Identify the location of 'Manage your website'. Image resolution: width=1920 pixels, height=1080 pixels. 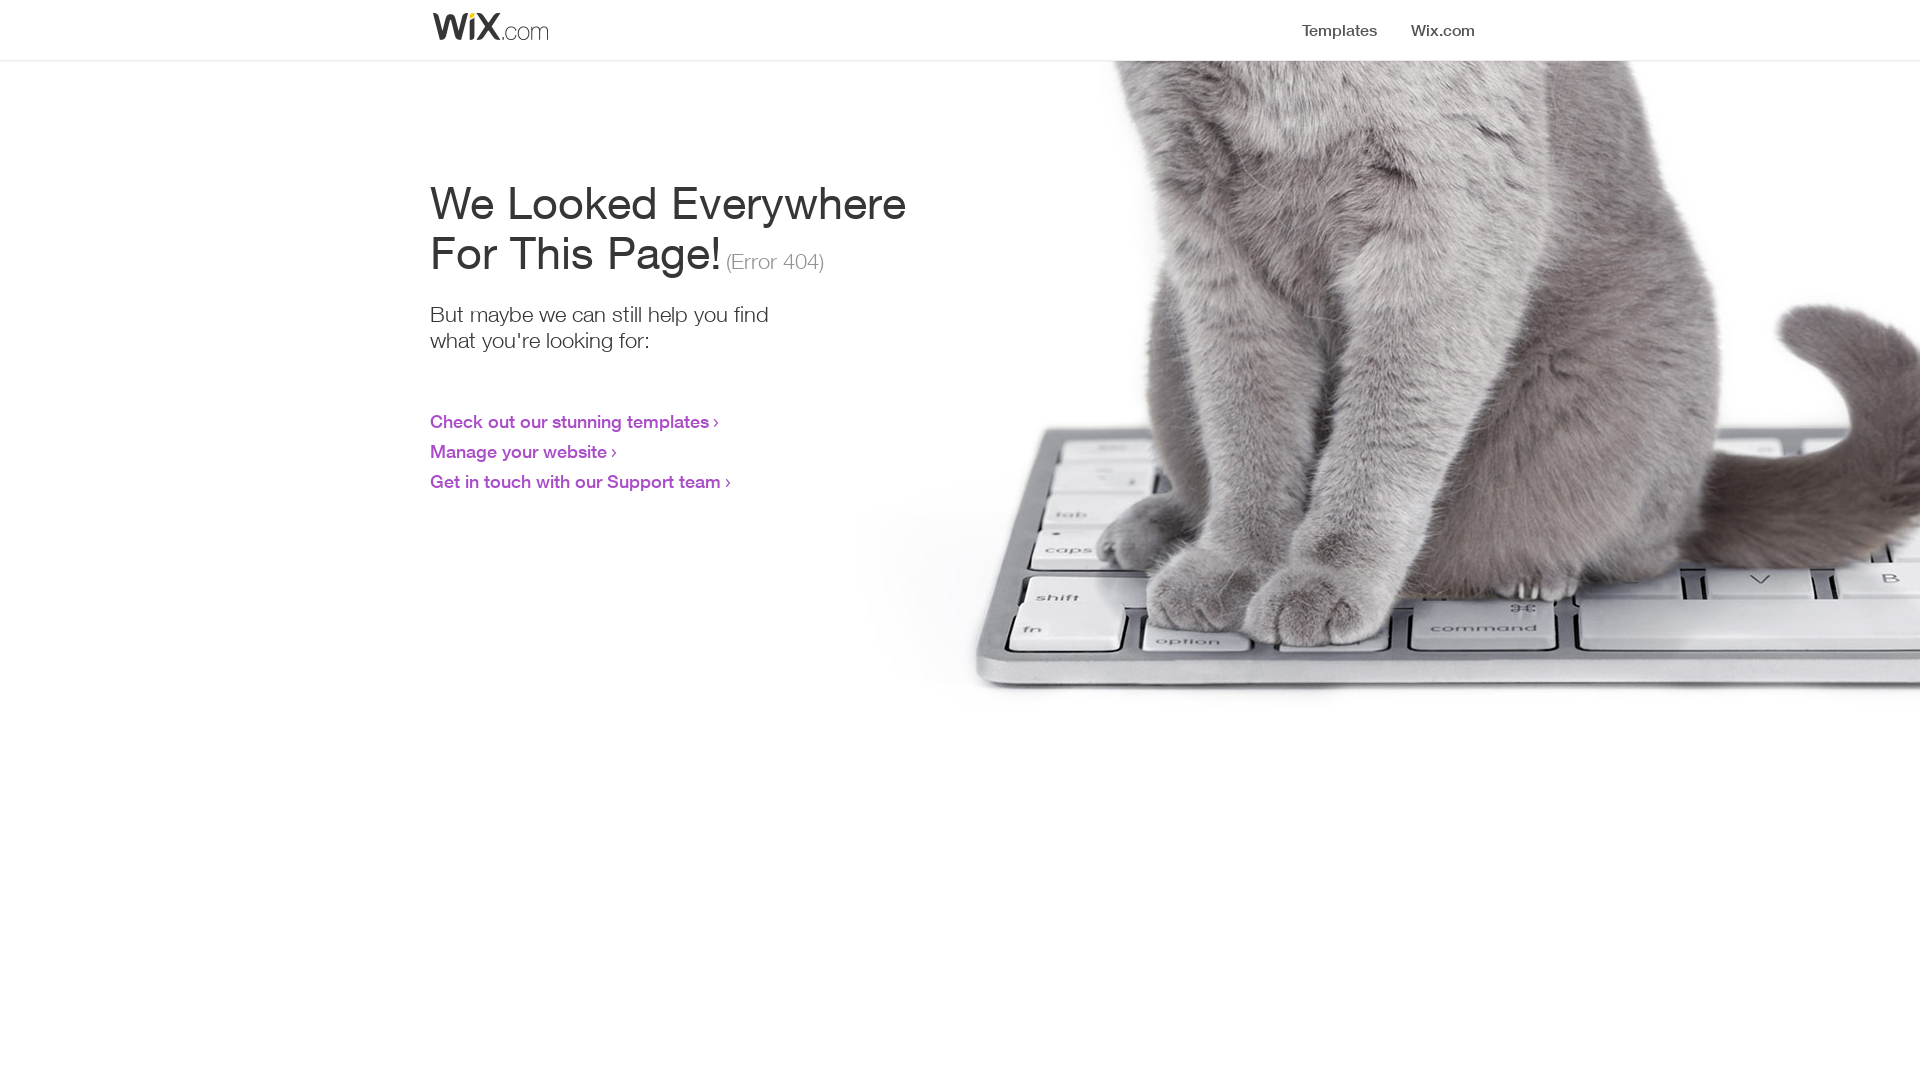
(518, 451).